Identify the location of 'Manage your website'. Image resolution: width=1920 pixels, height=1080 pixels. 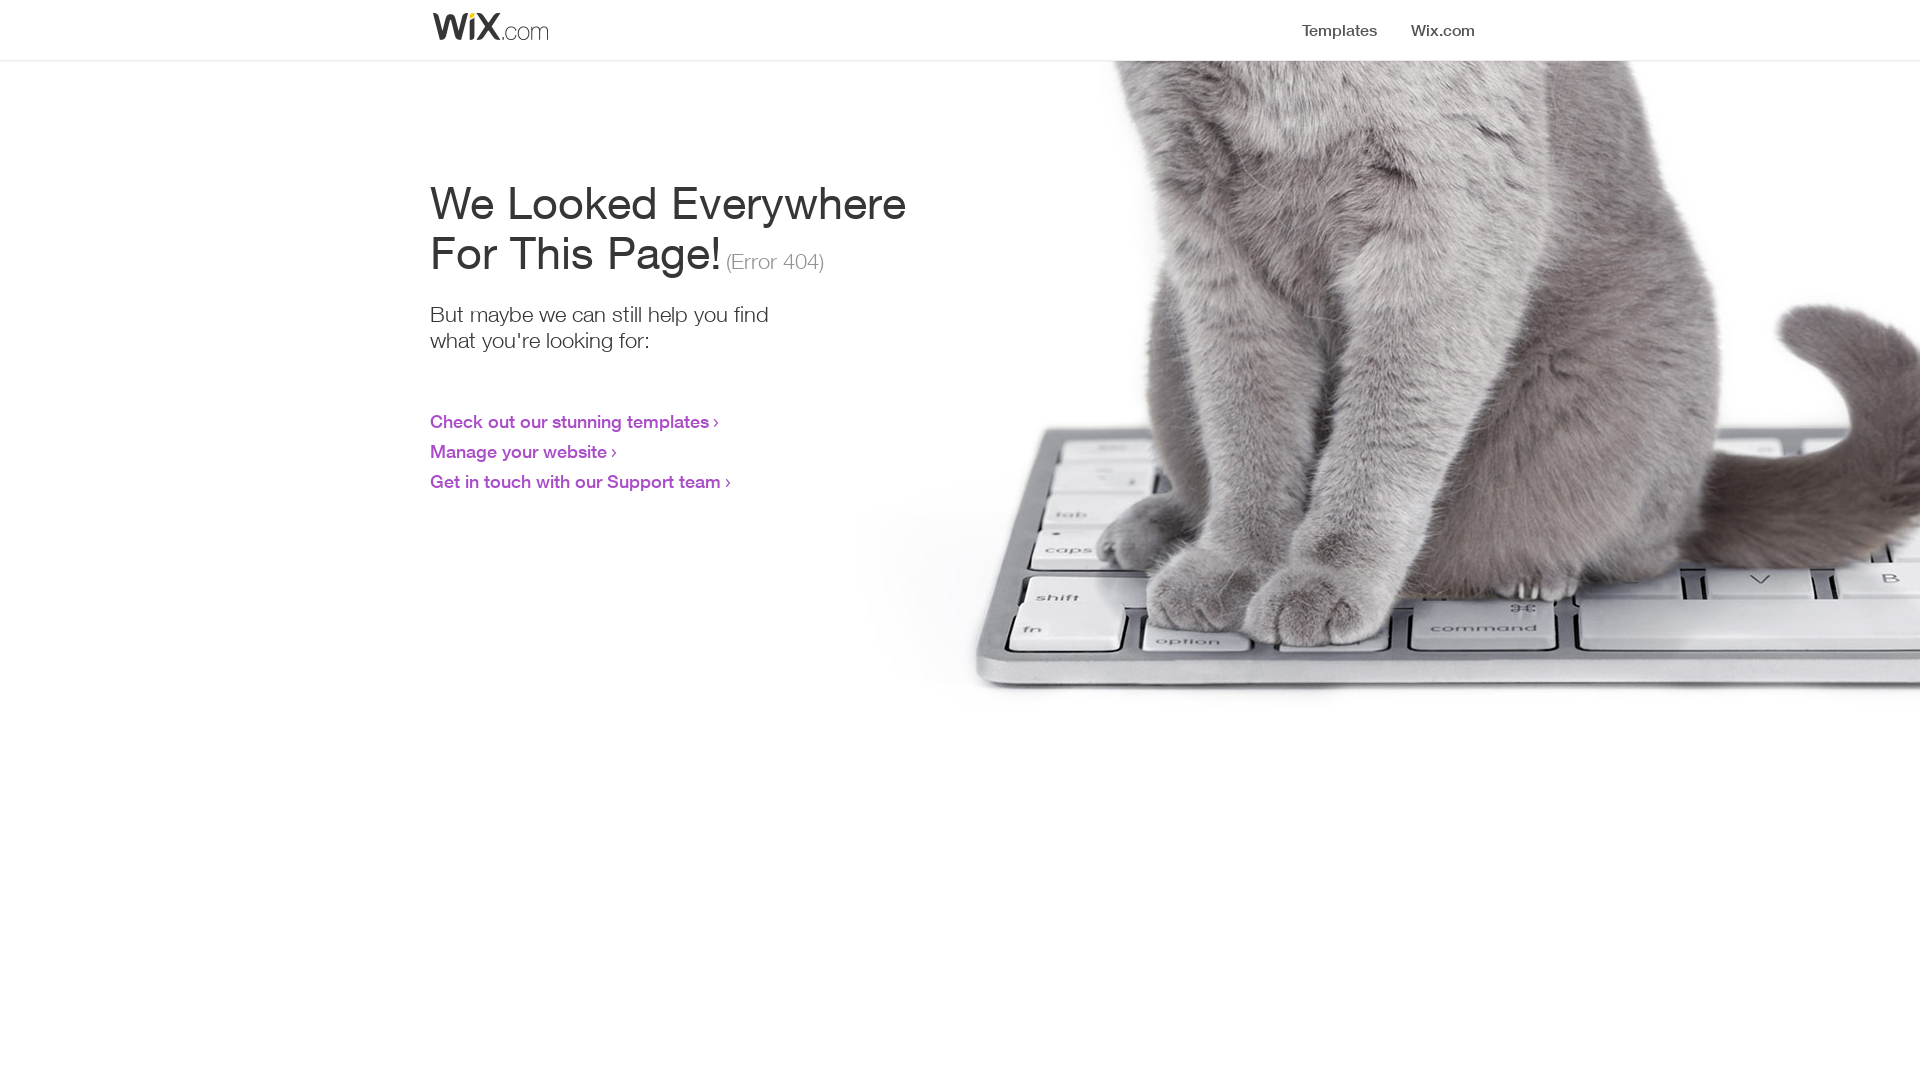
(518, 451).